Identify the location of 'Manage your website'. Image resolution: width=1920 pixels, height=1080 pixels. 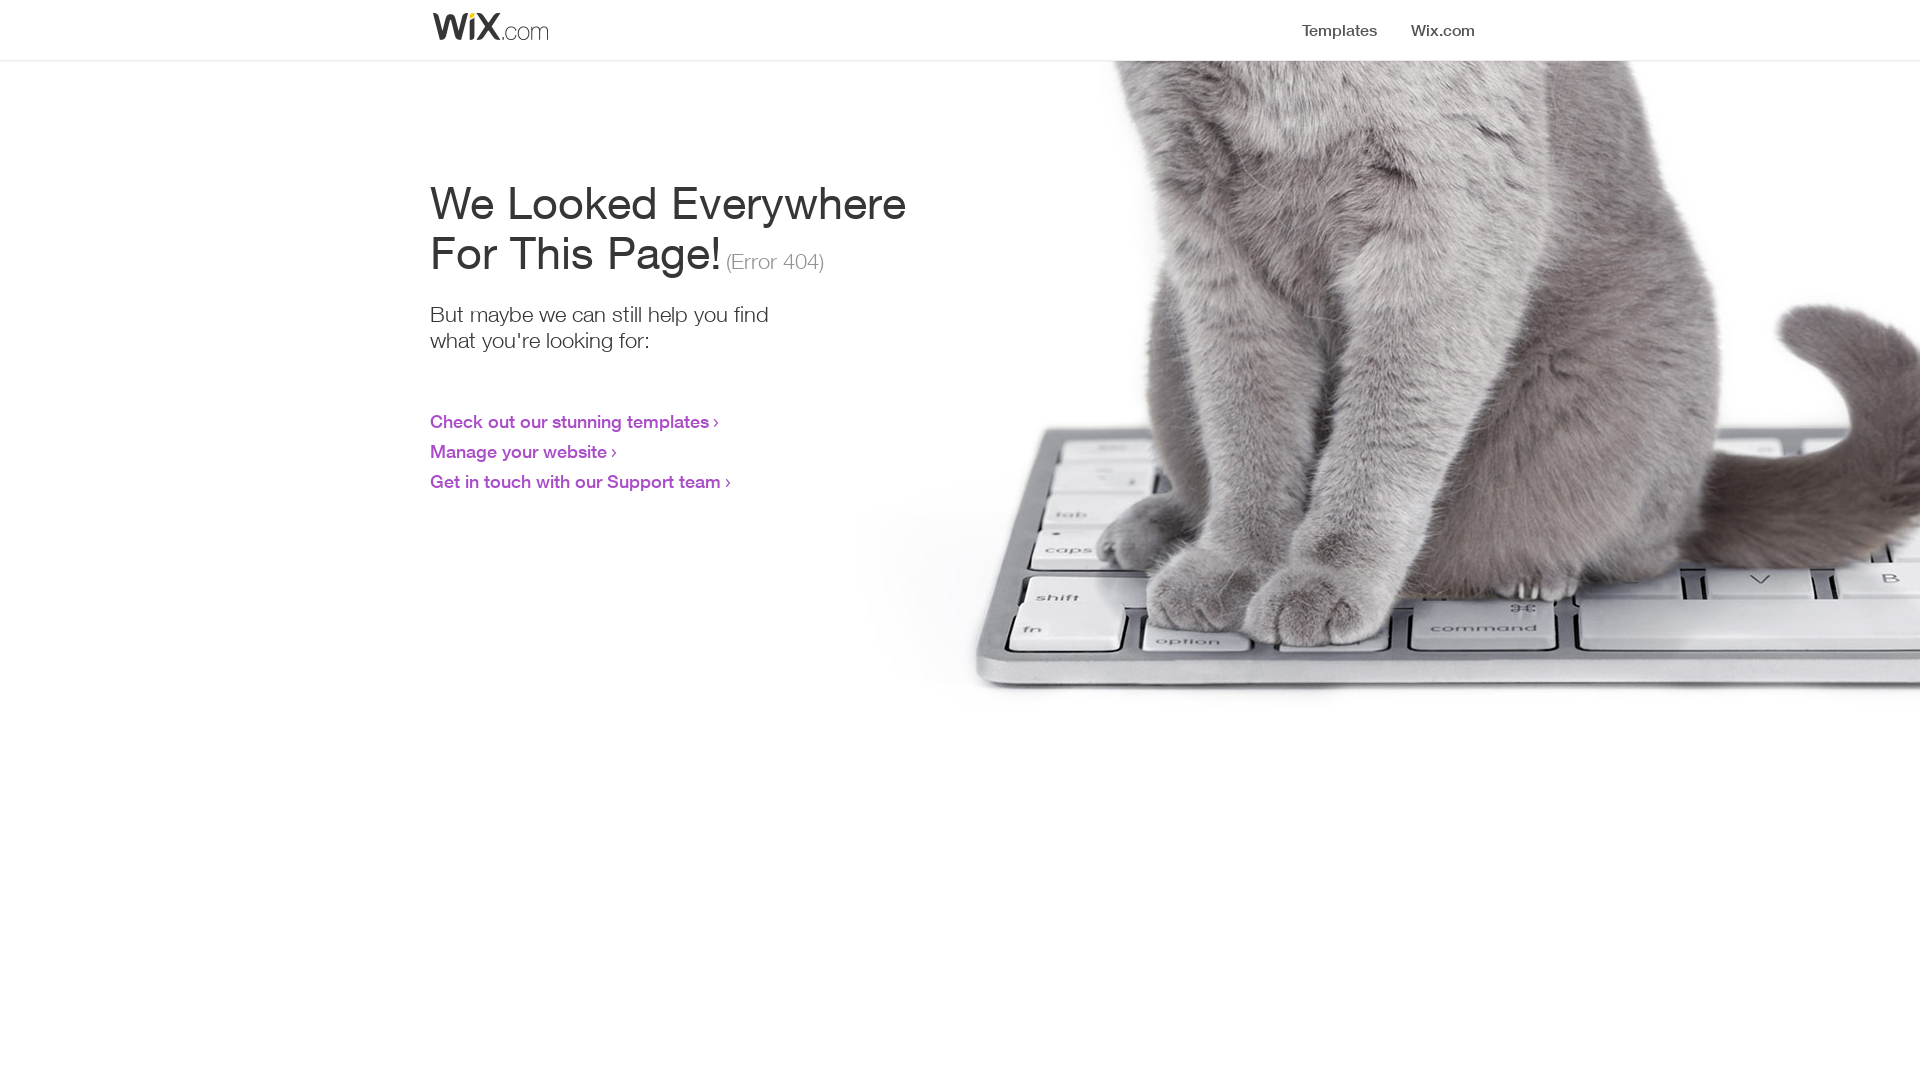
(518, 451).